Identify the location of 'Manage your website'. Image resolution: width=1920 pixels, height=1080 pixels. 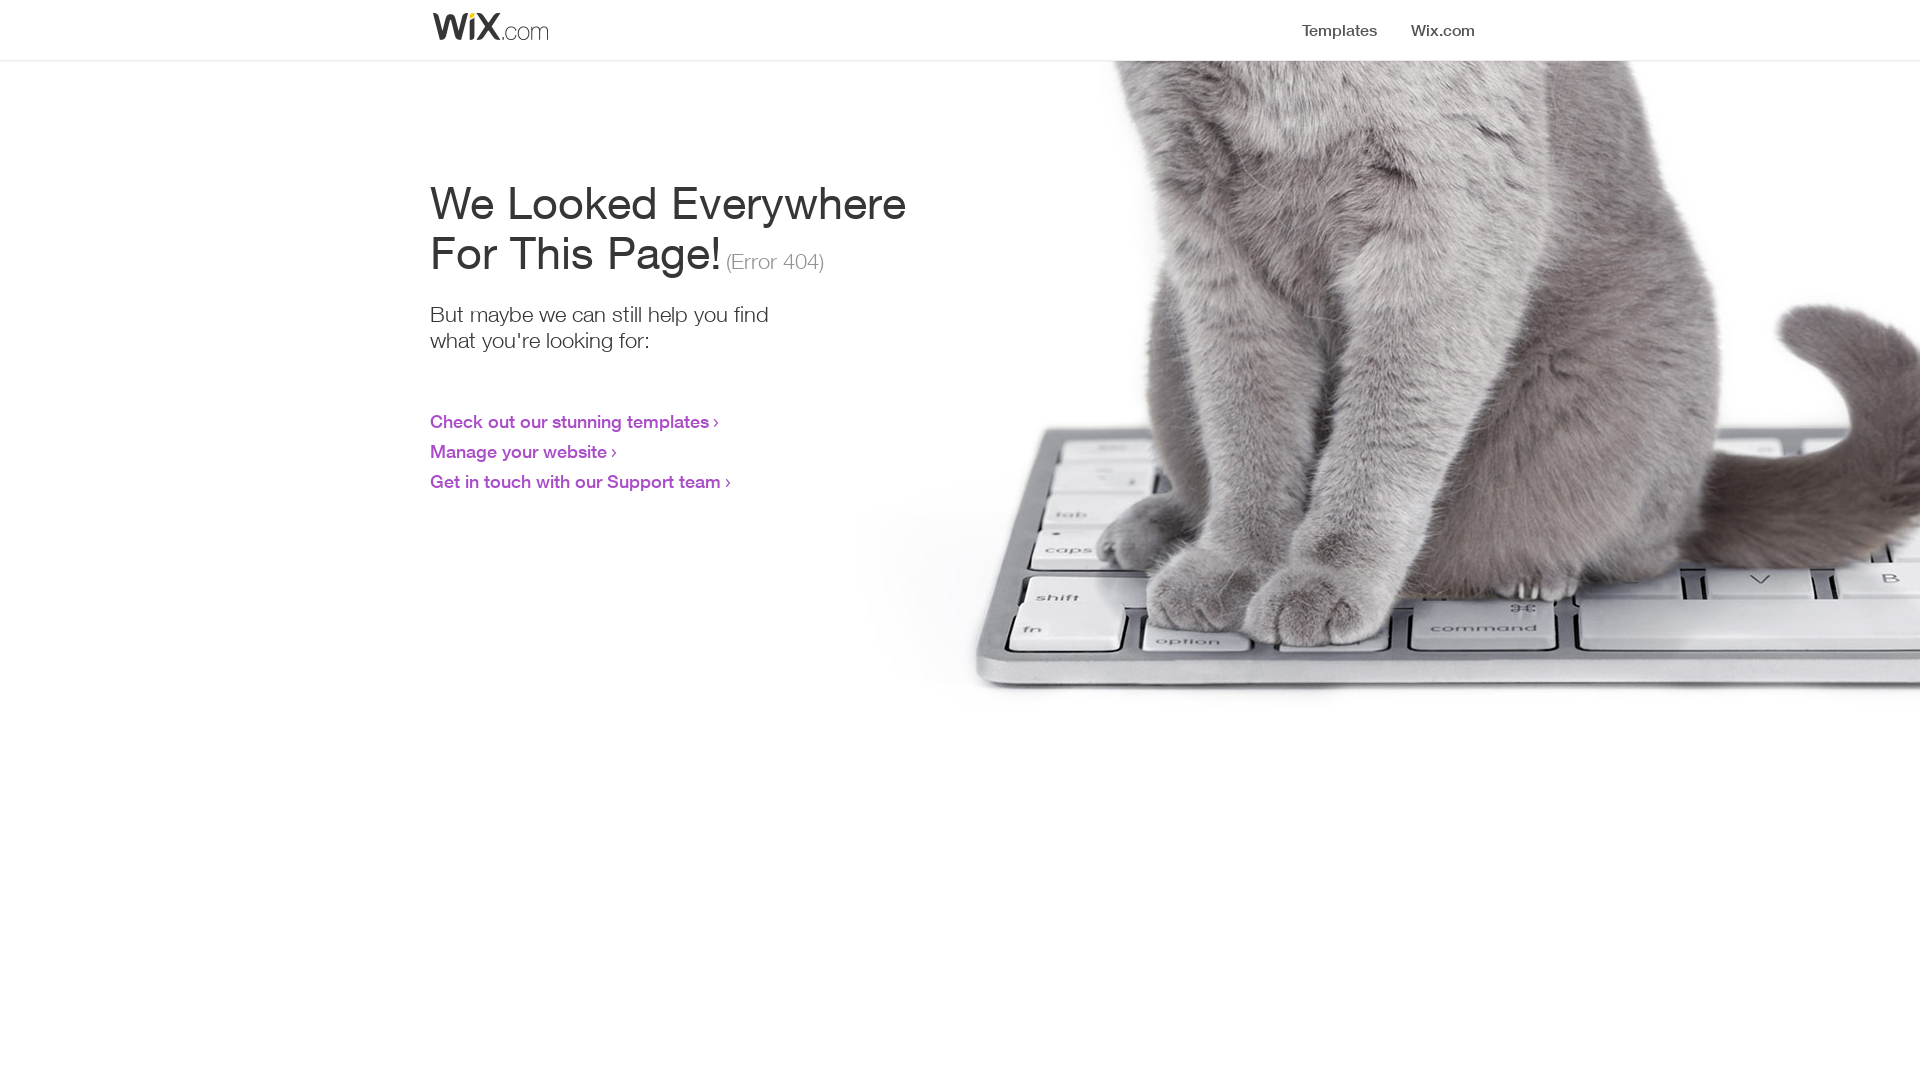
(518, 451).